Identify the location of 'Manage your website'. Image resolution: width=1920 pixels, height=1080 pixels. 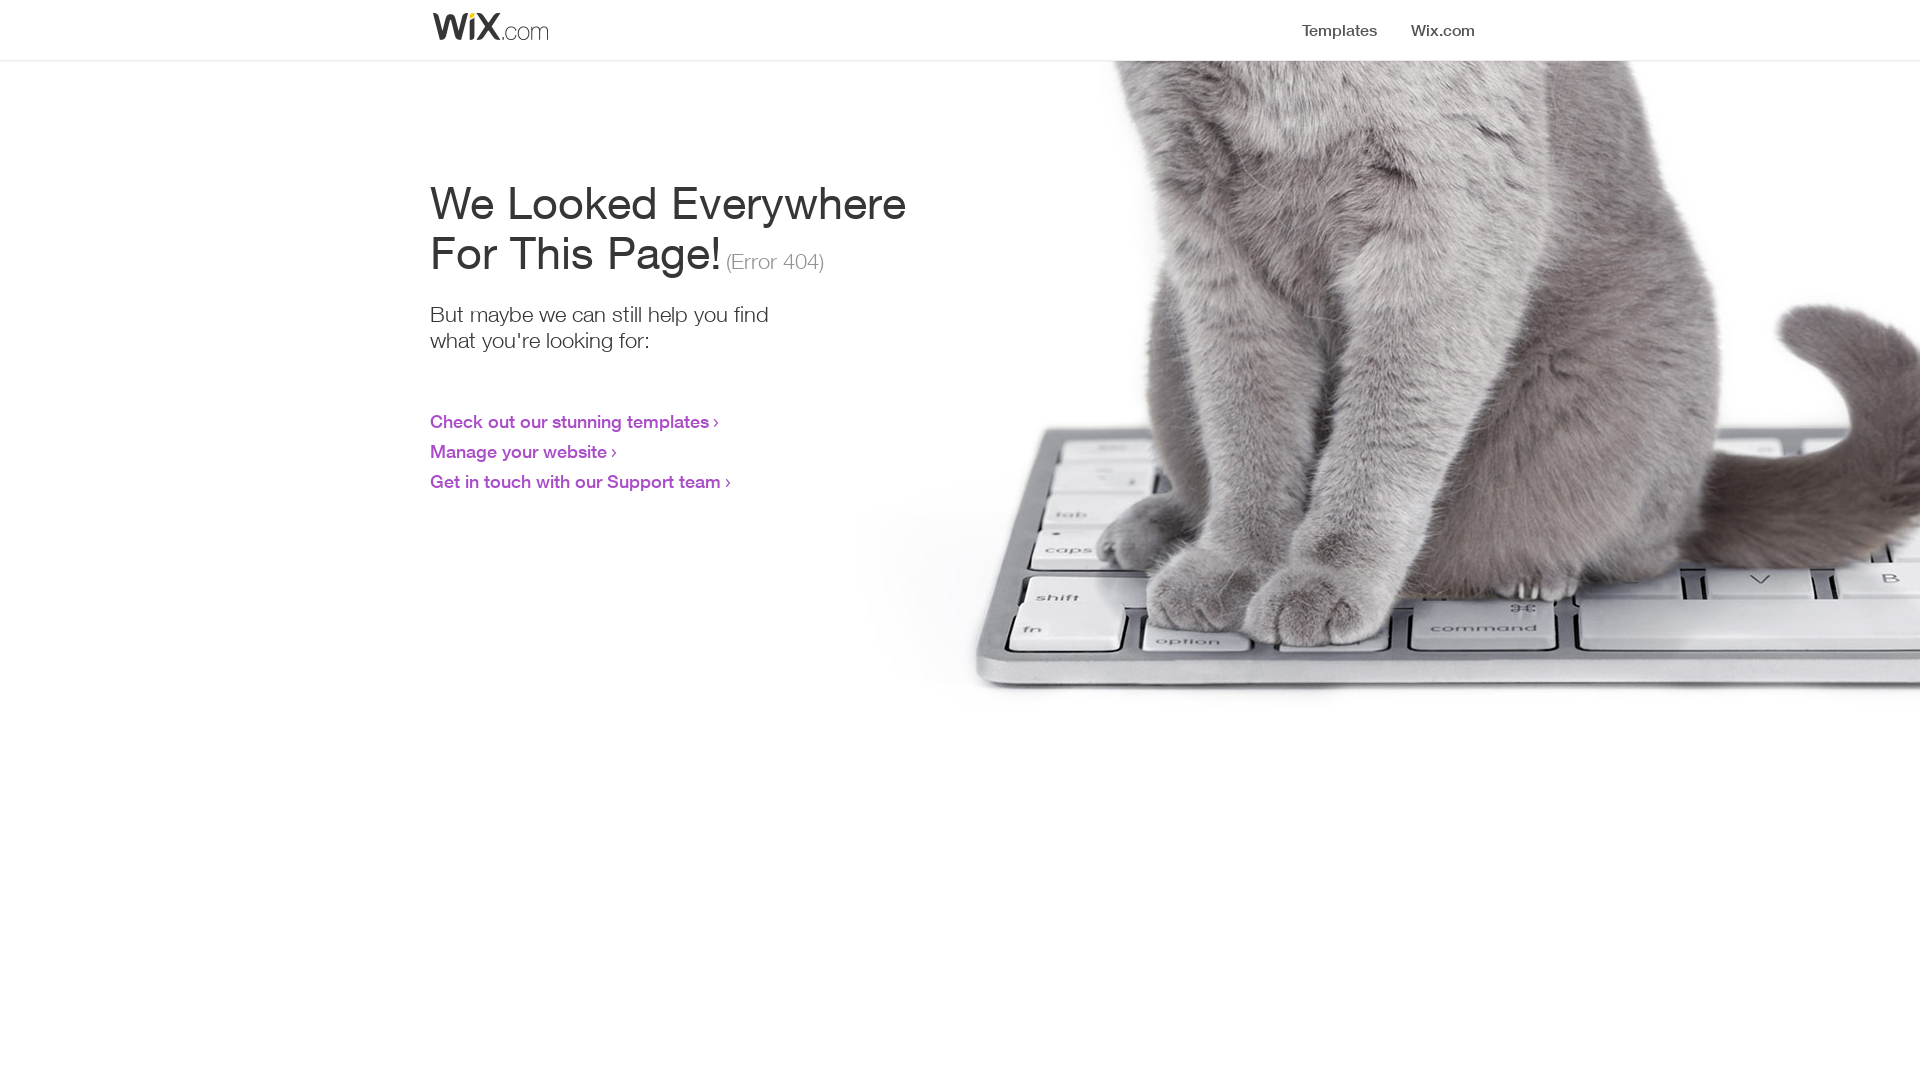
(518, 451).